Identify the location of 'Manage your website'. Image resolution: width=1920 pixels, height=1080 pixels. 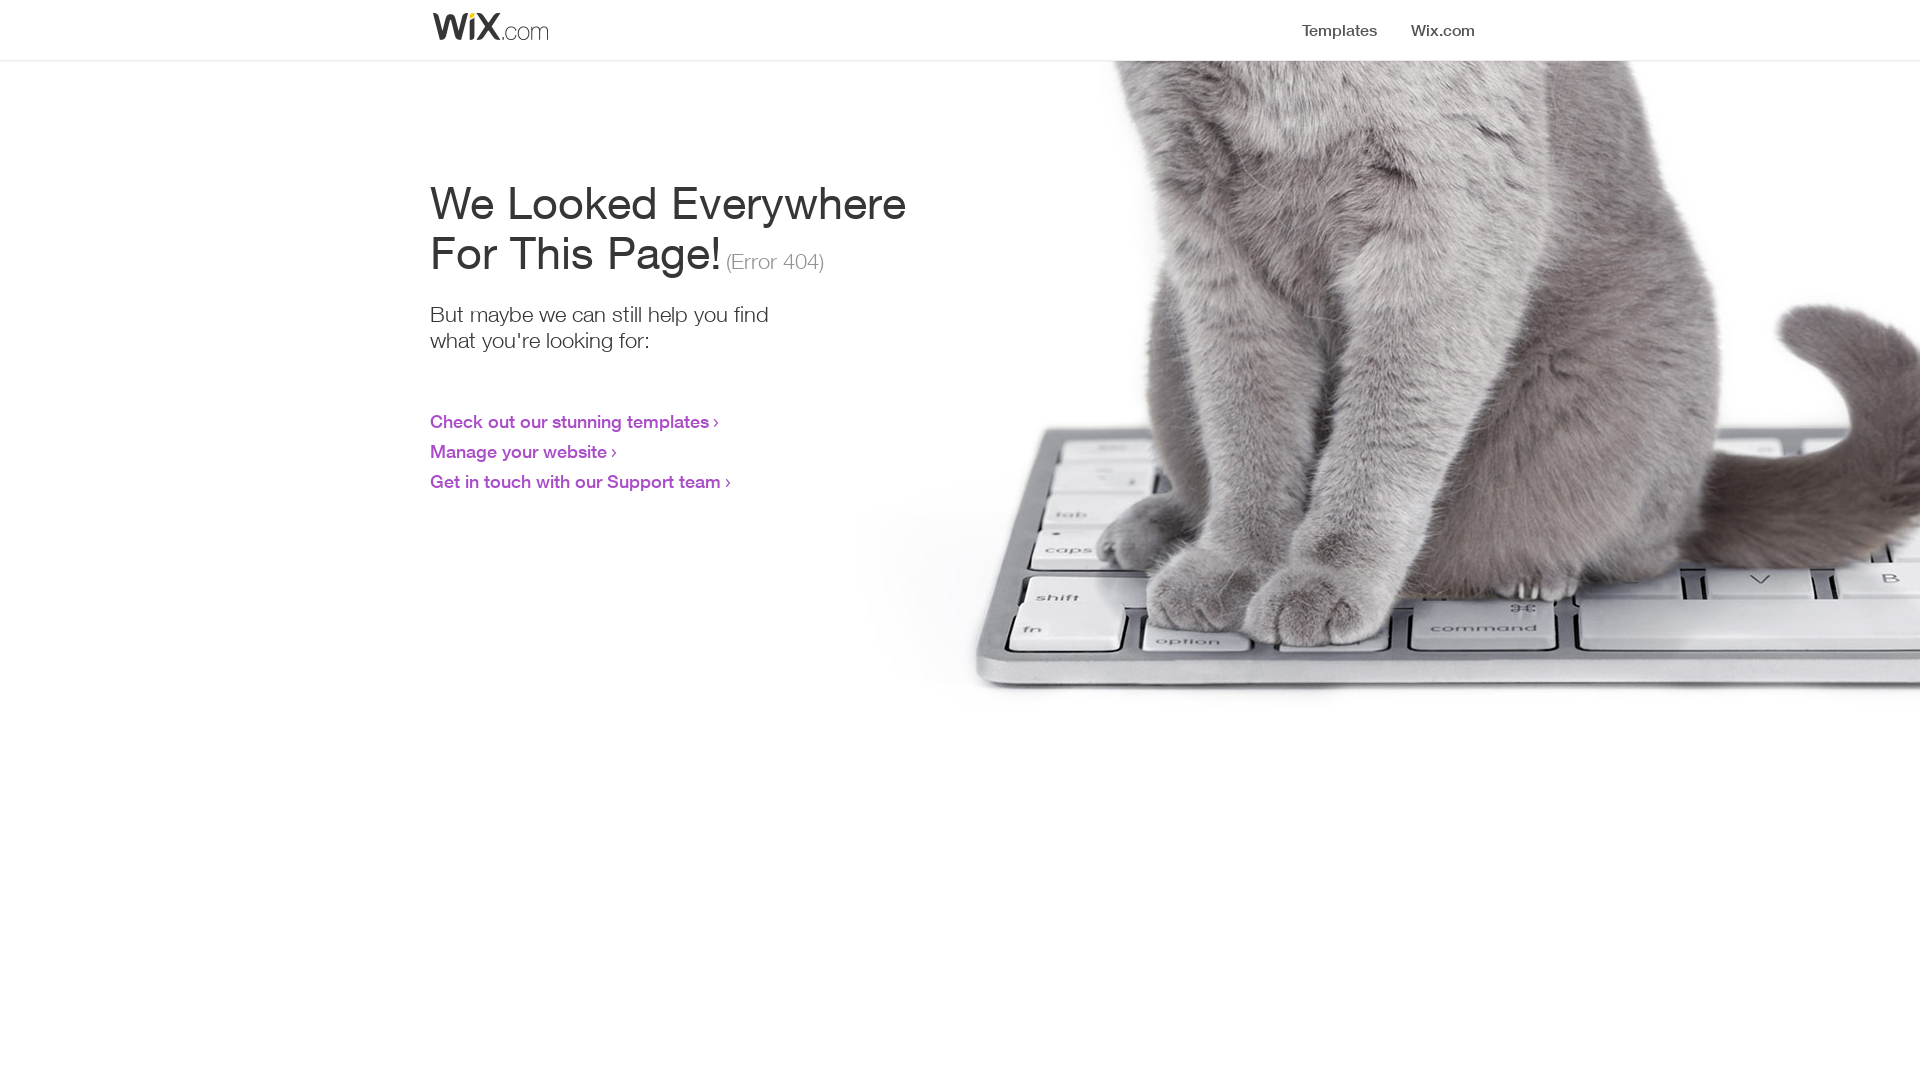
(518, 451).